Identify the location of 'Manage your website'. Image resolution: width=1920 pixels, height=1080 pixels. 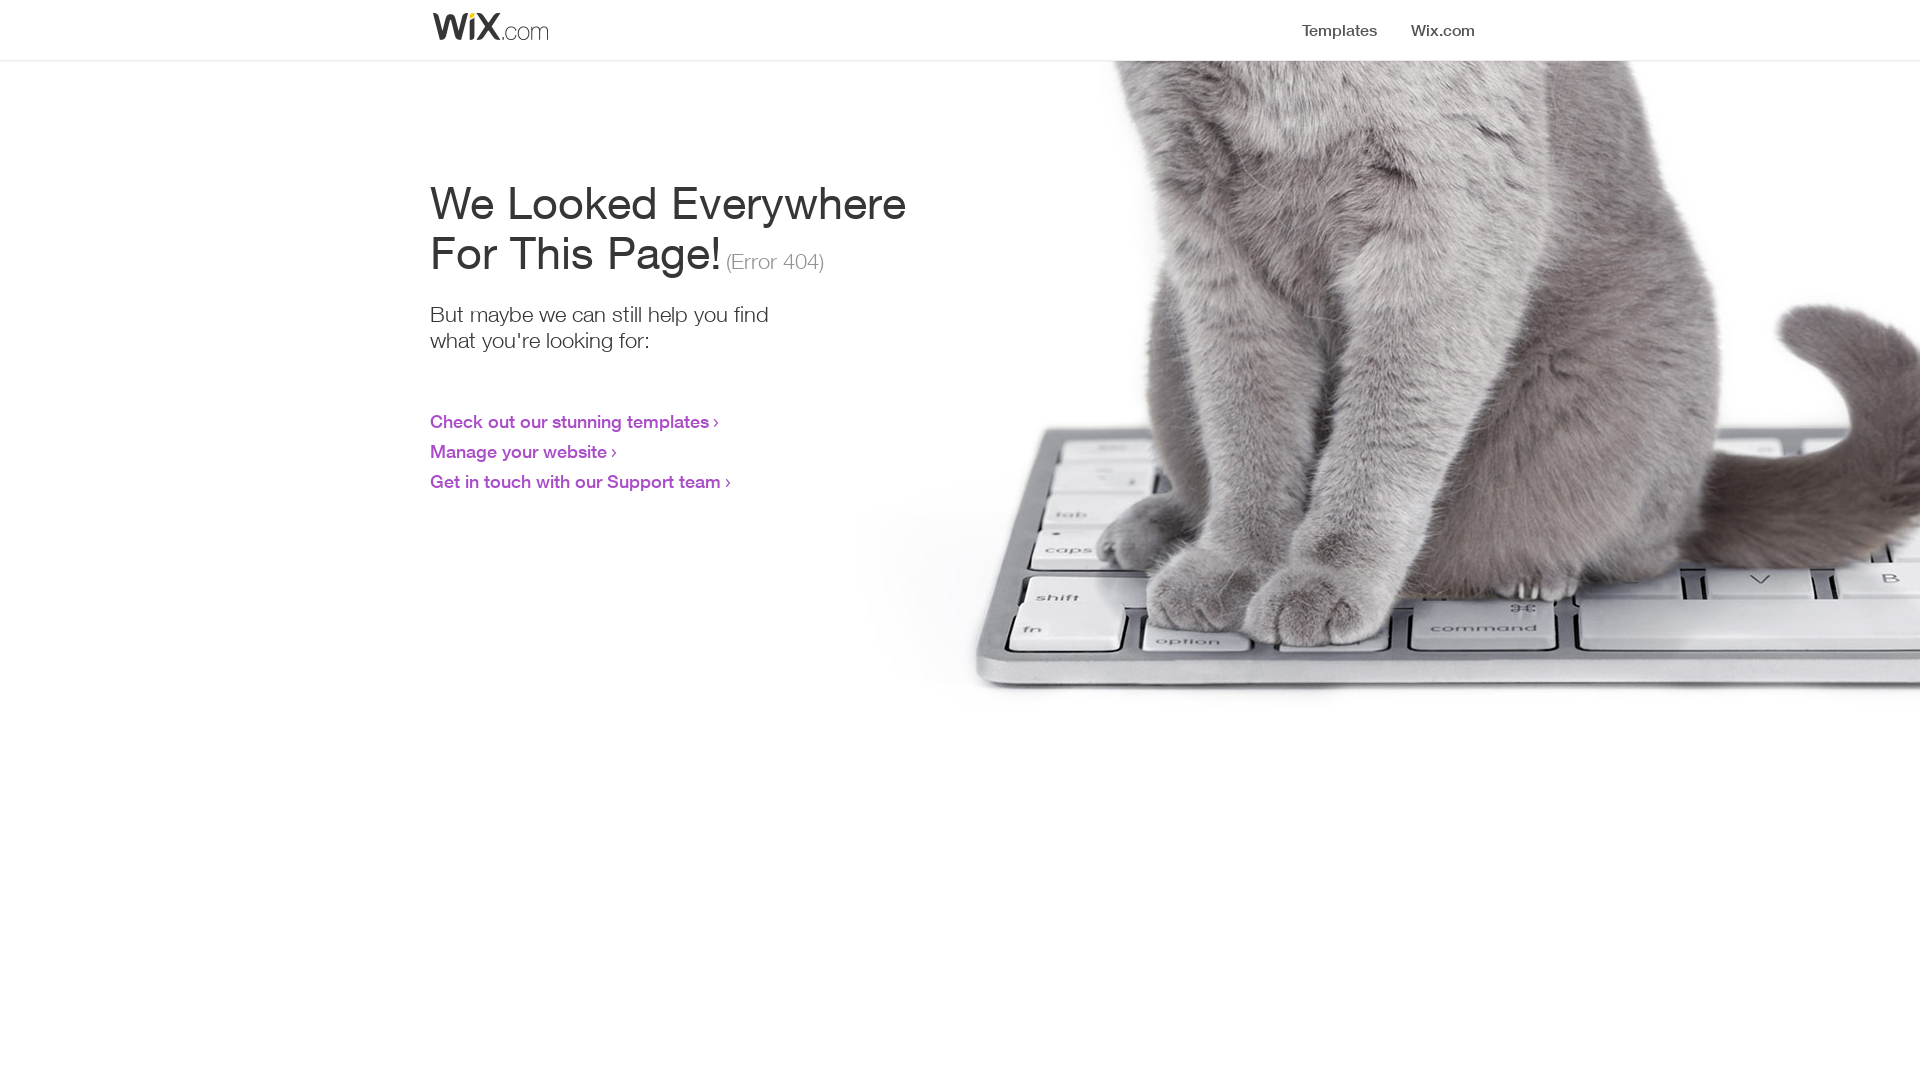
(518, 451).